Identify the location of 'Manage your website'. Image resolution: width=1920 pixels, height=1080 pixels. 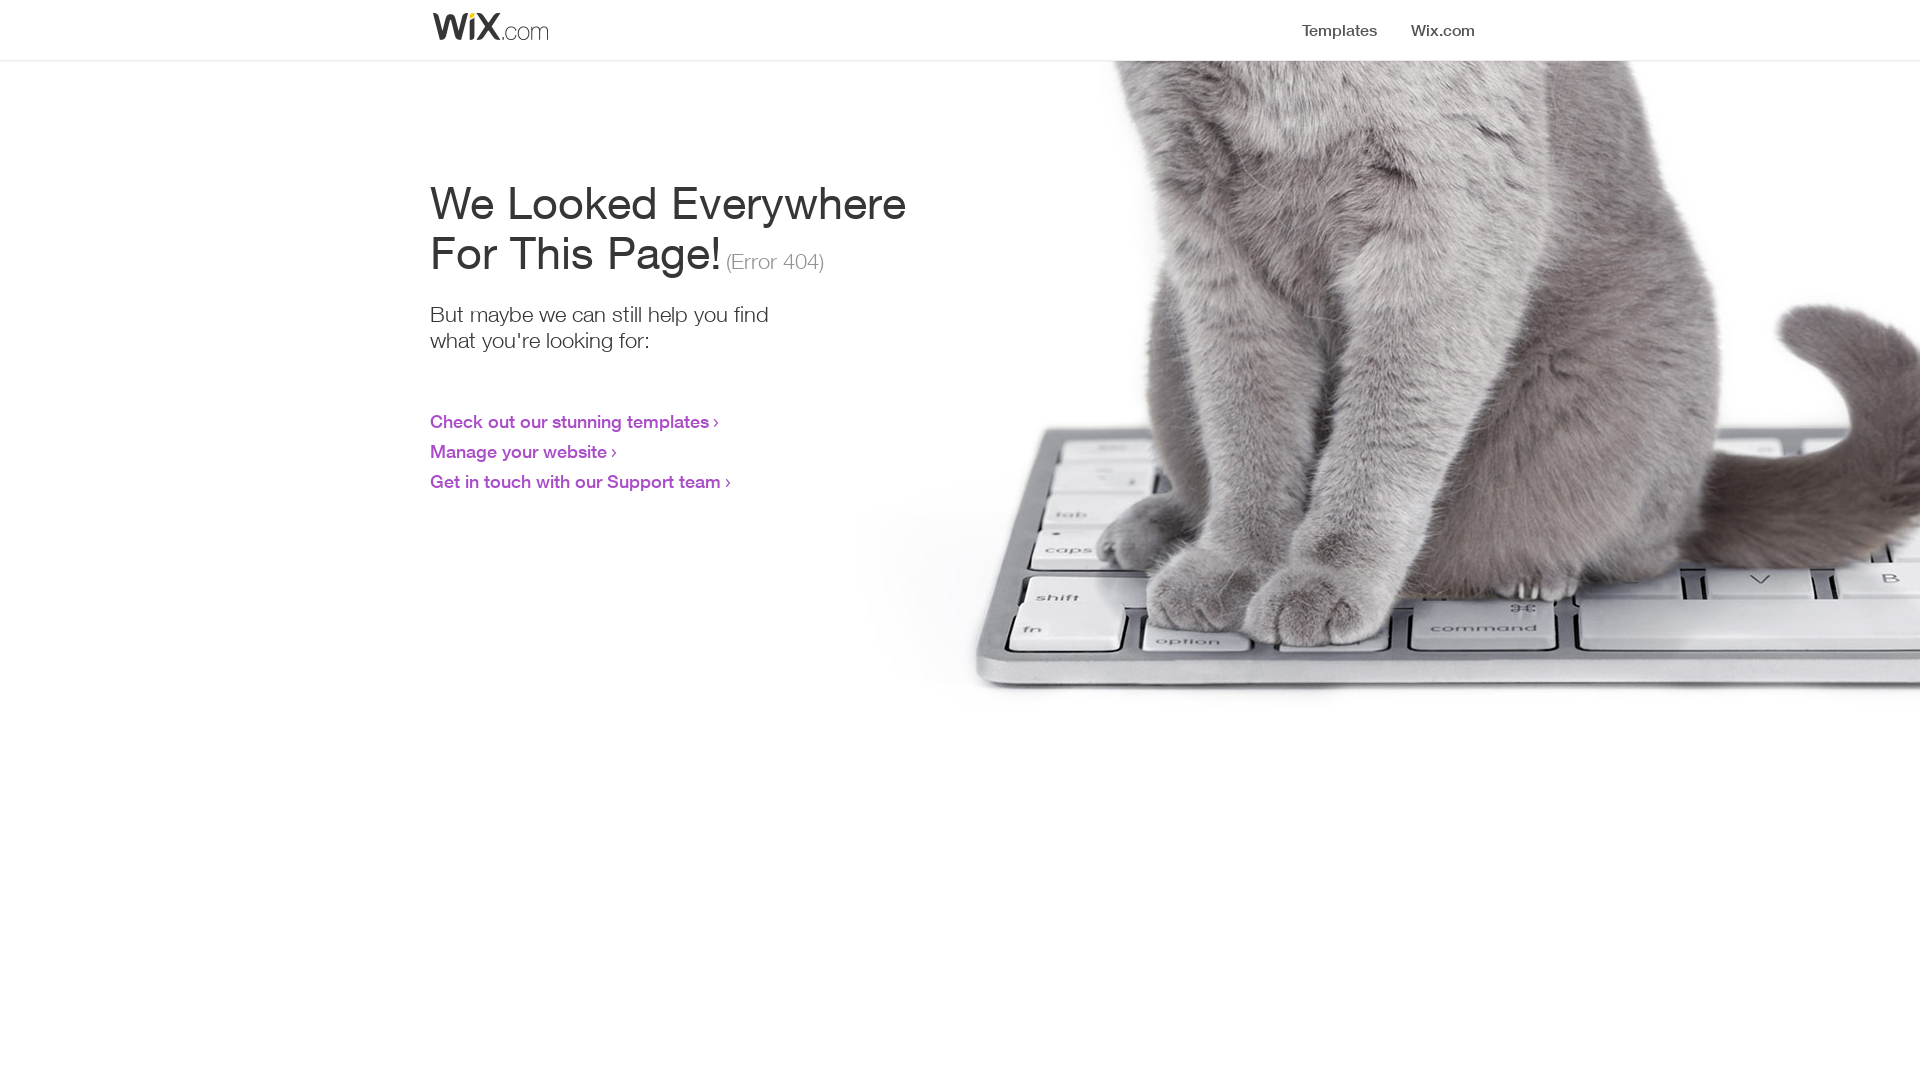
(518, 451).